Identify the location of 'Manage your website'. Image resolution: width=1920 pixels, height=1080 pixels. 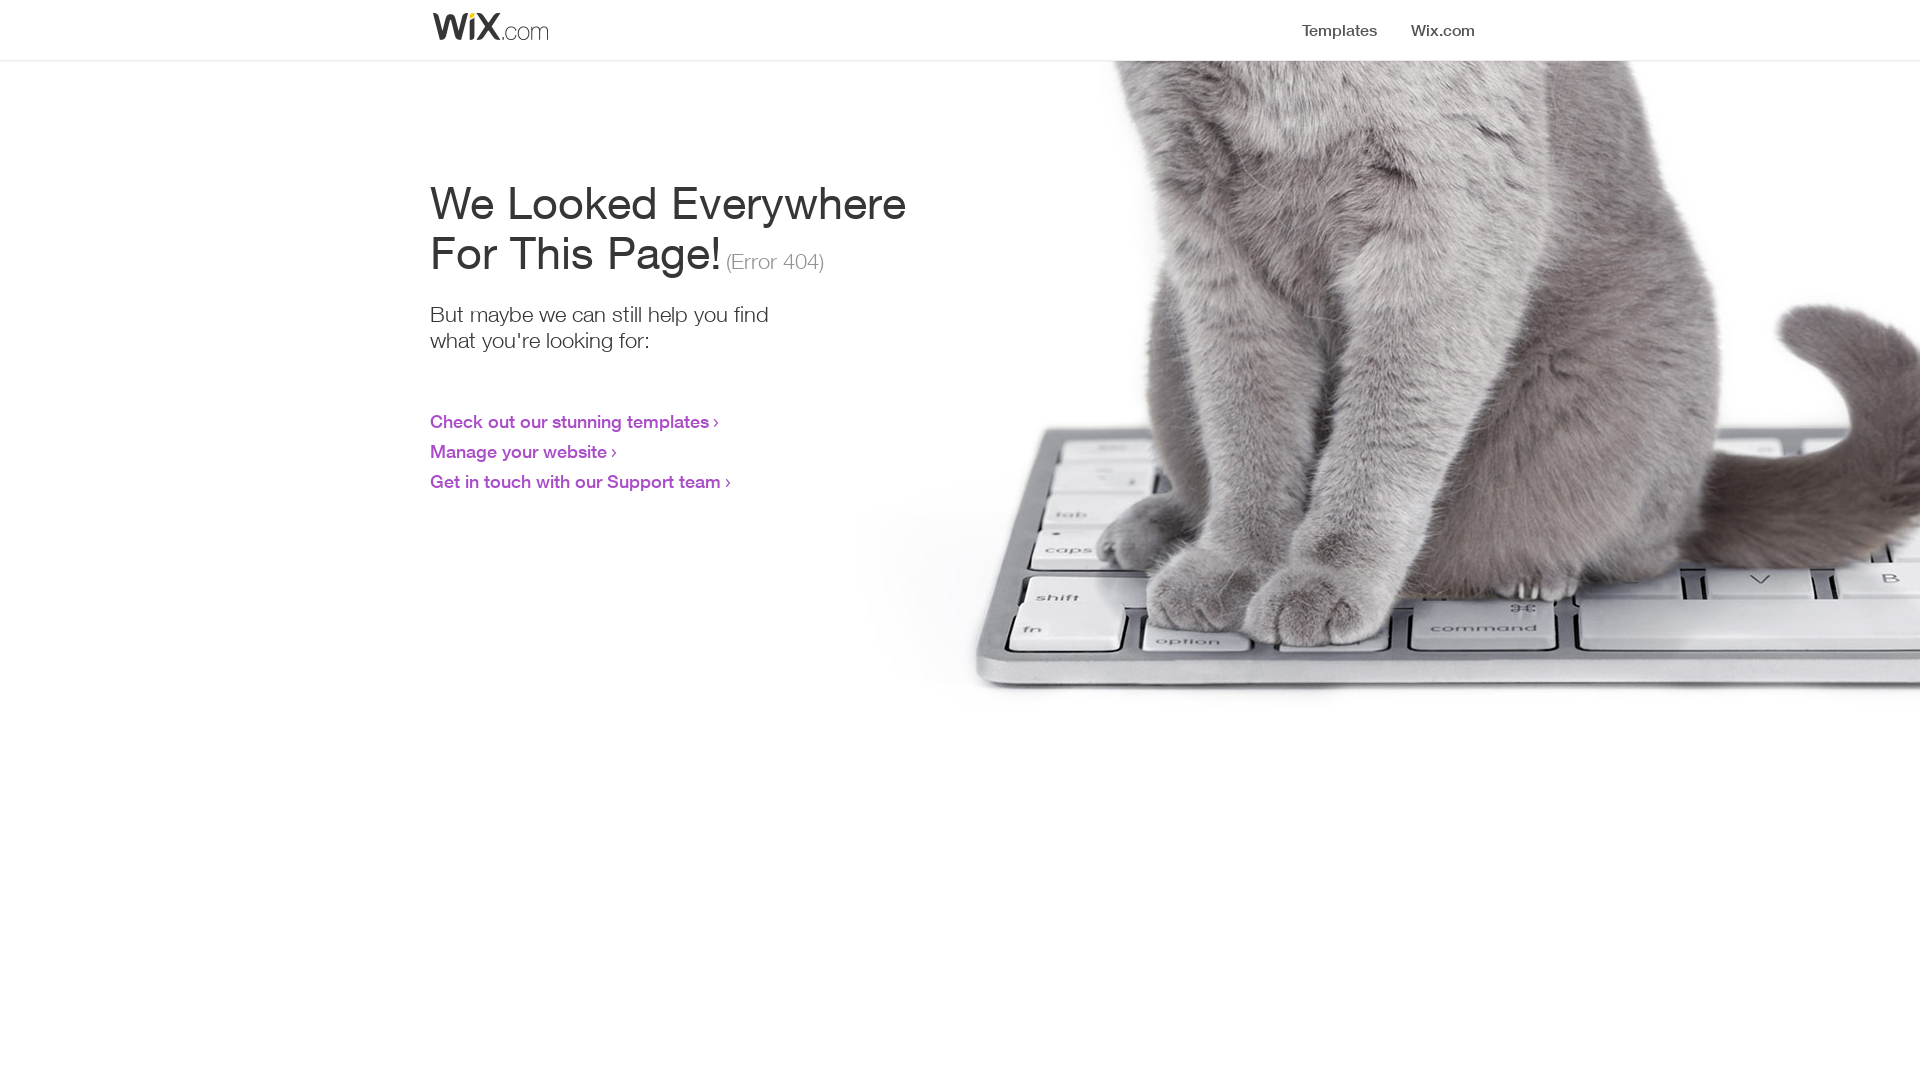
(518, 451).